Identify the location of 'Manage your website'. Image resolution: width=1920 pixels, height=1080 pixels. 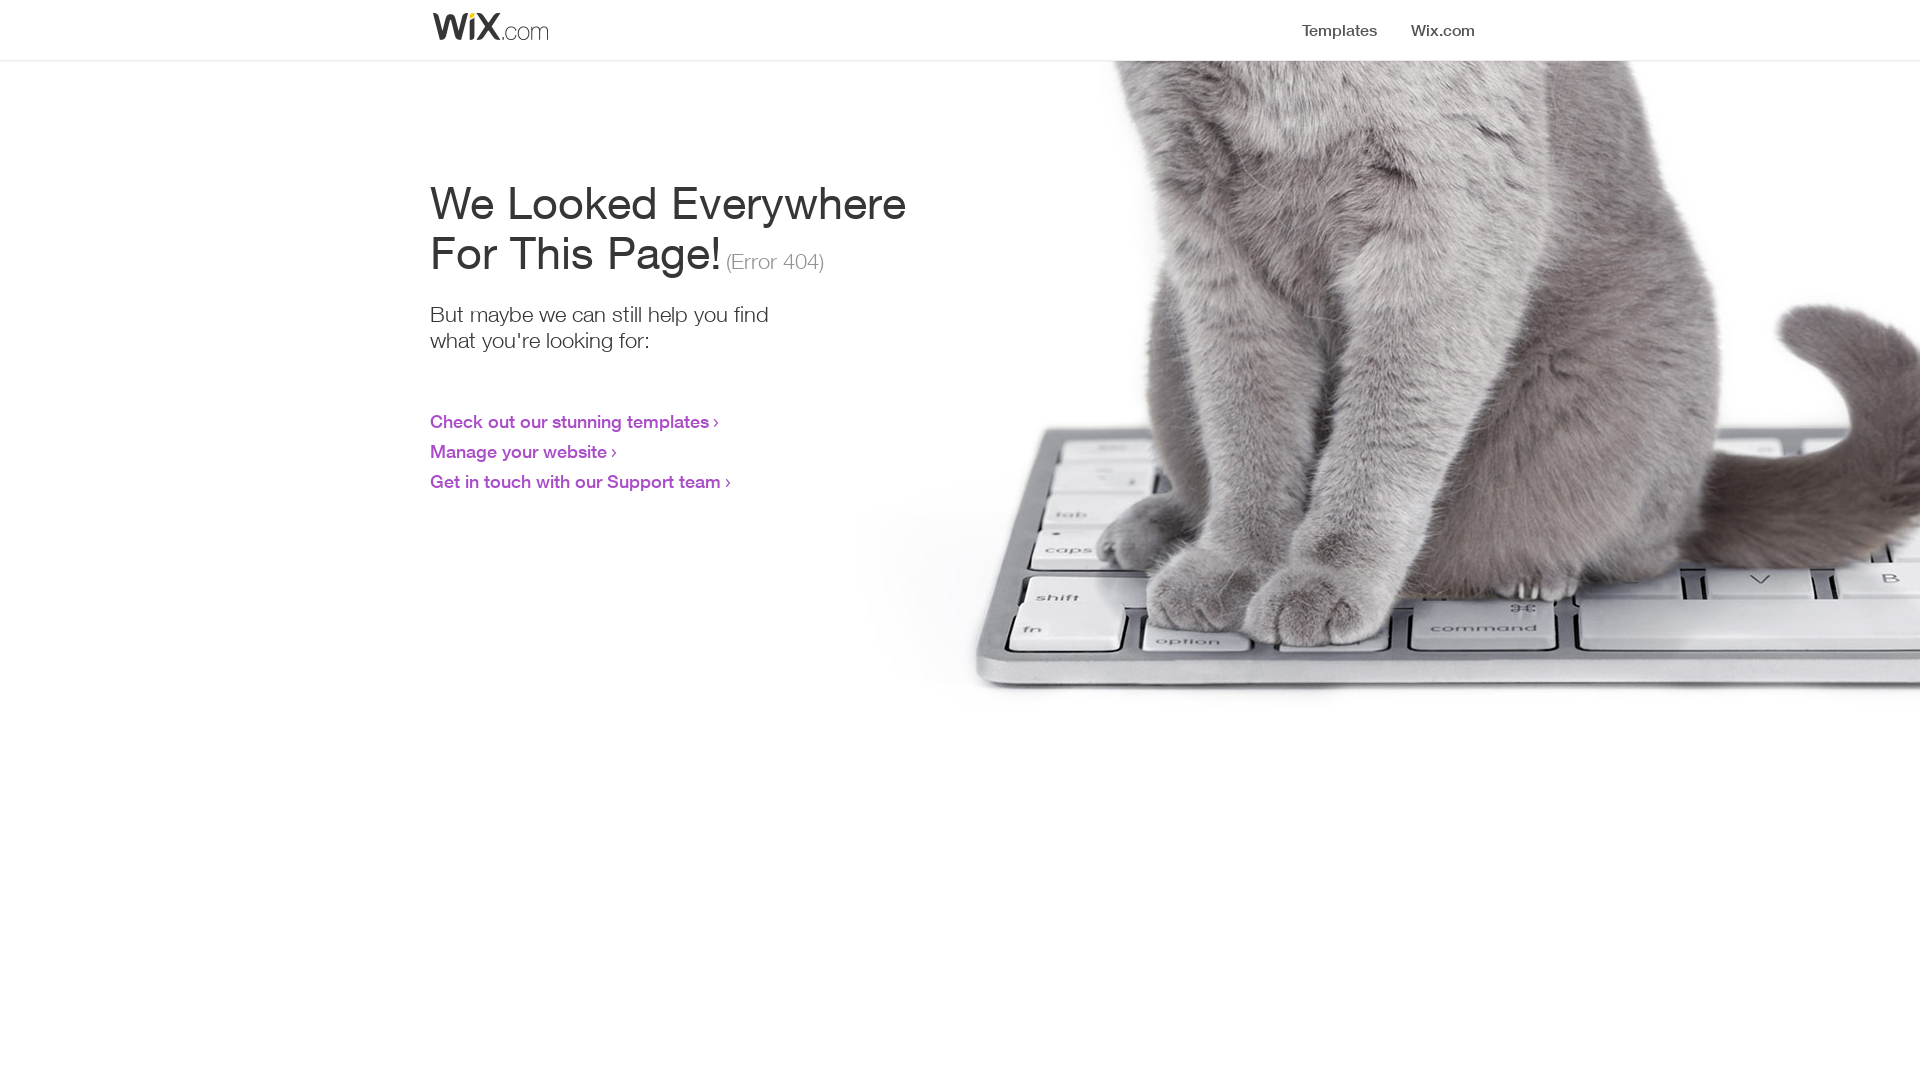
(518, 451).